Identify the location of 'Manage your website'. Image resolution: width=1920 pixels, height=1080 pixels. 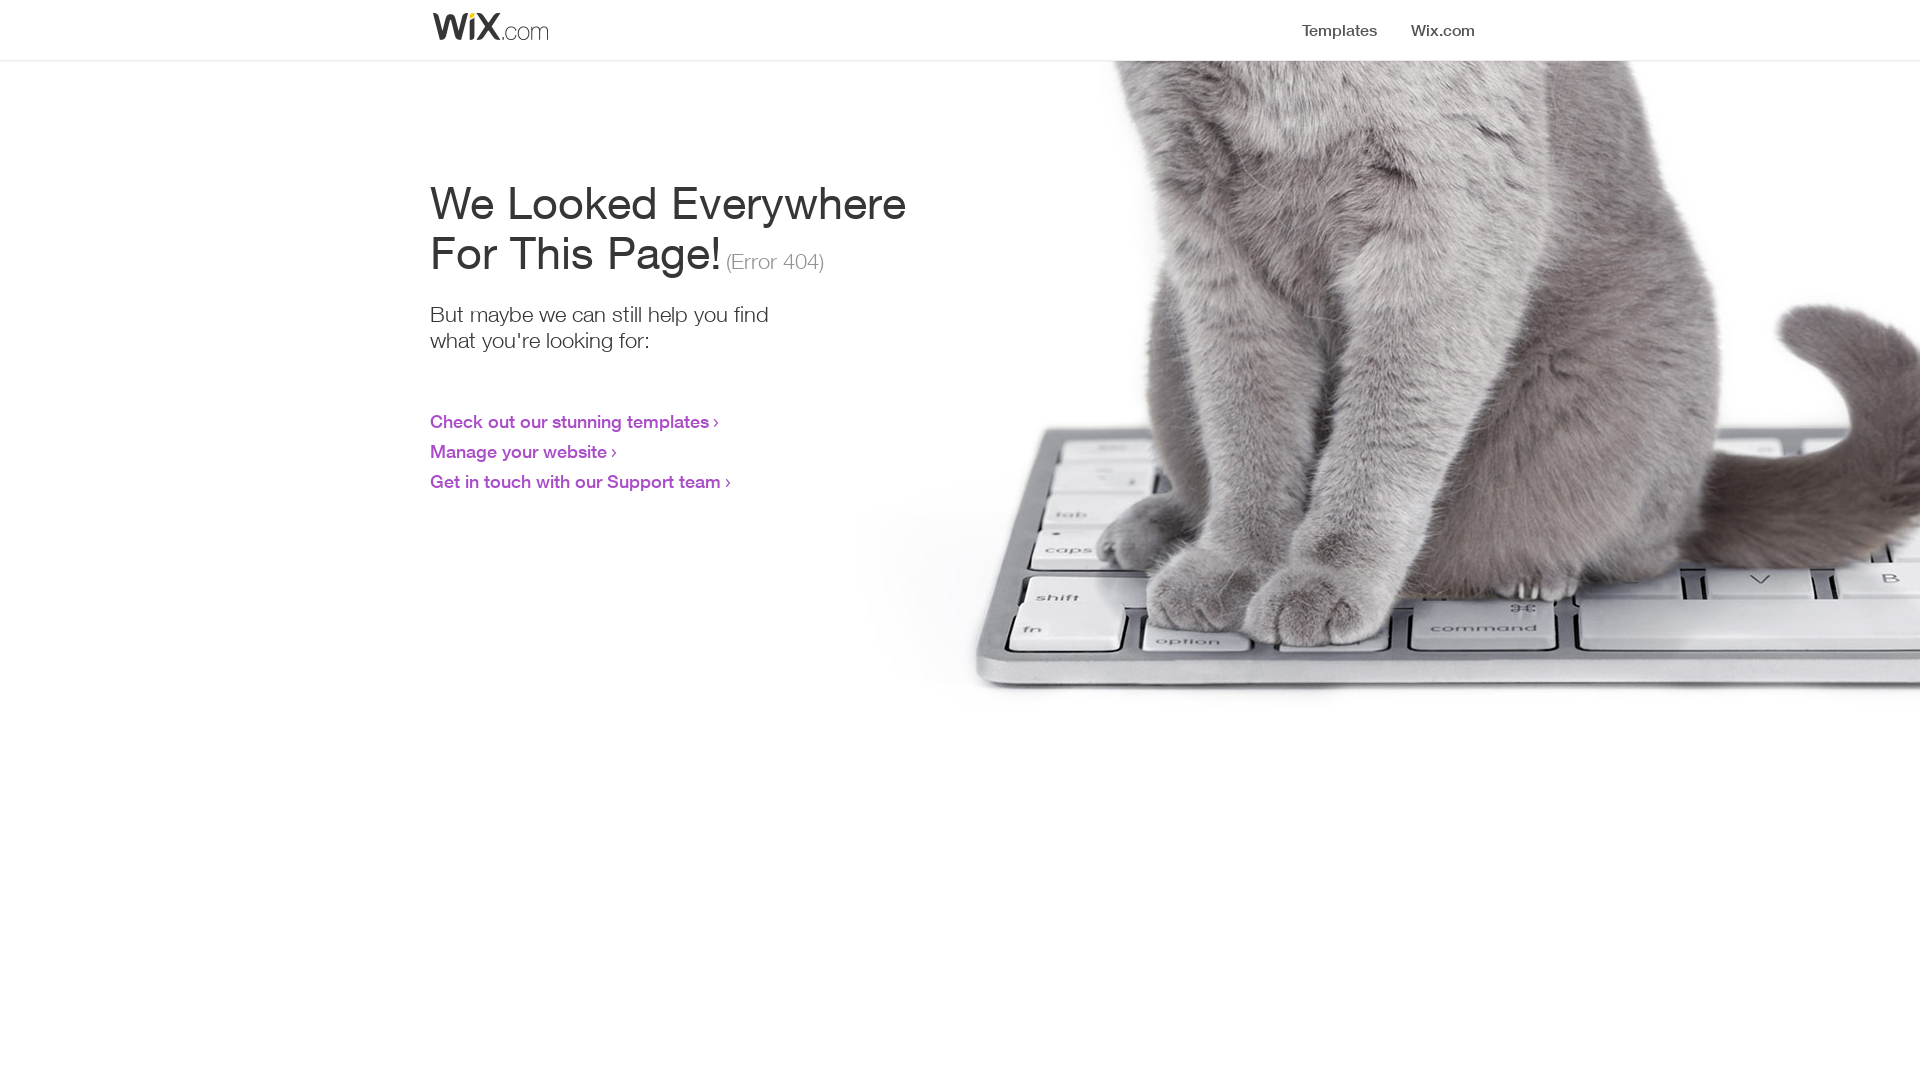
(518, 451).